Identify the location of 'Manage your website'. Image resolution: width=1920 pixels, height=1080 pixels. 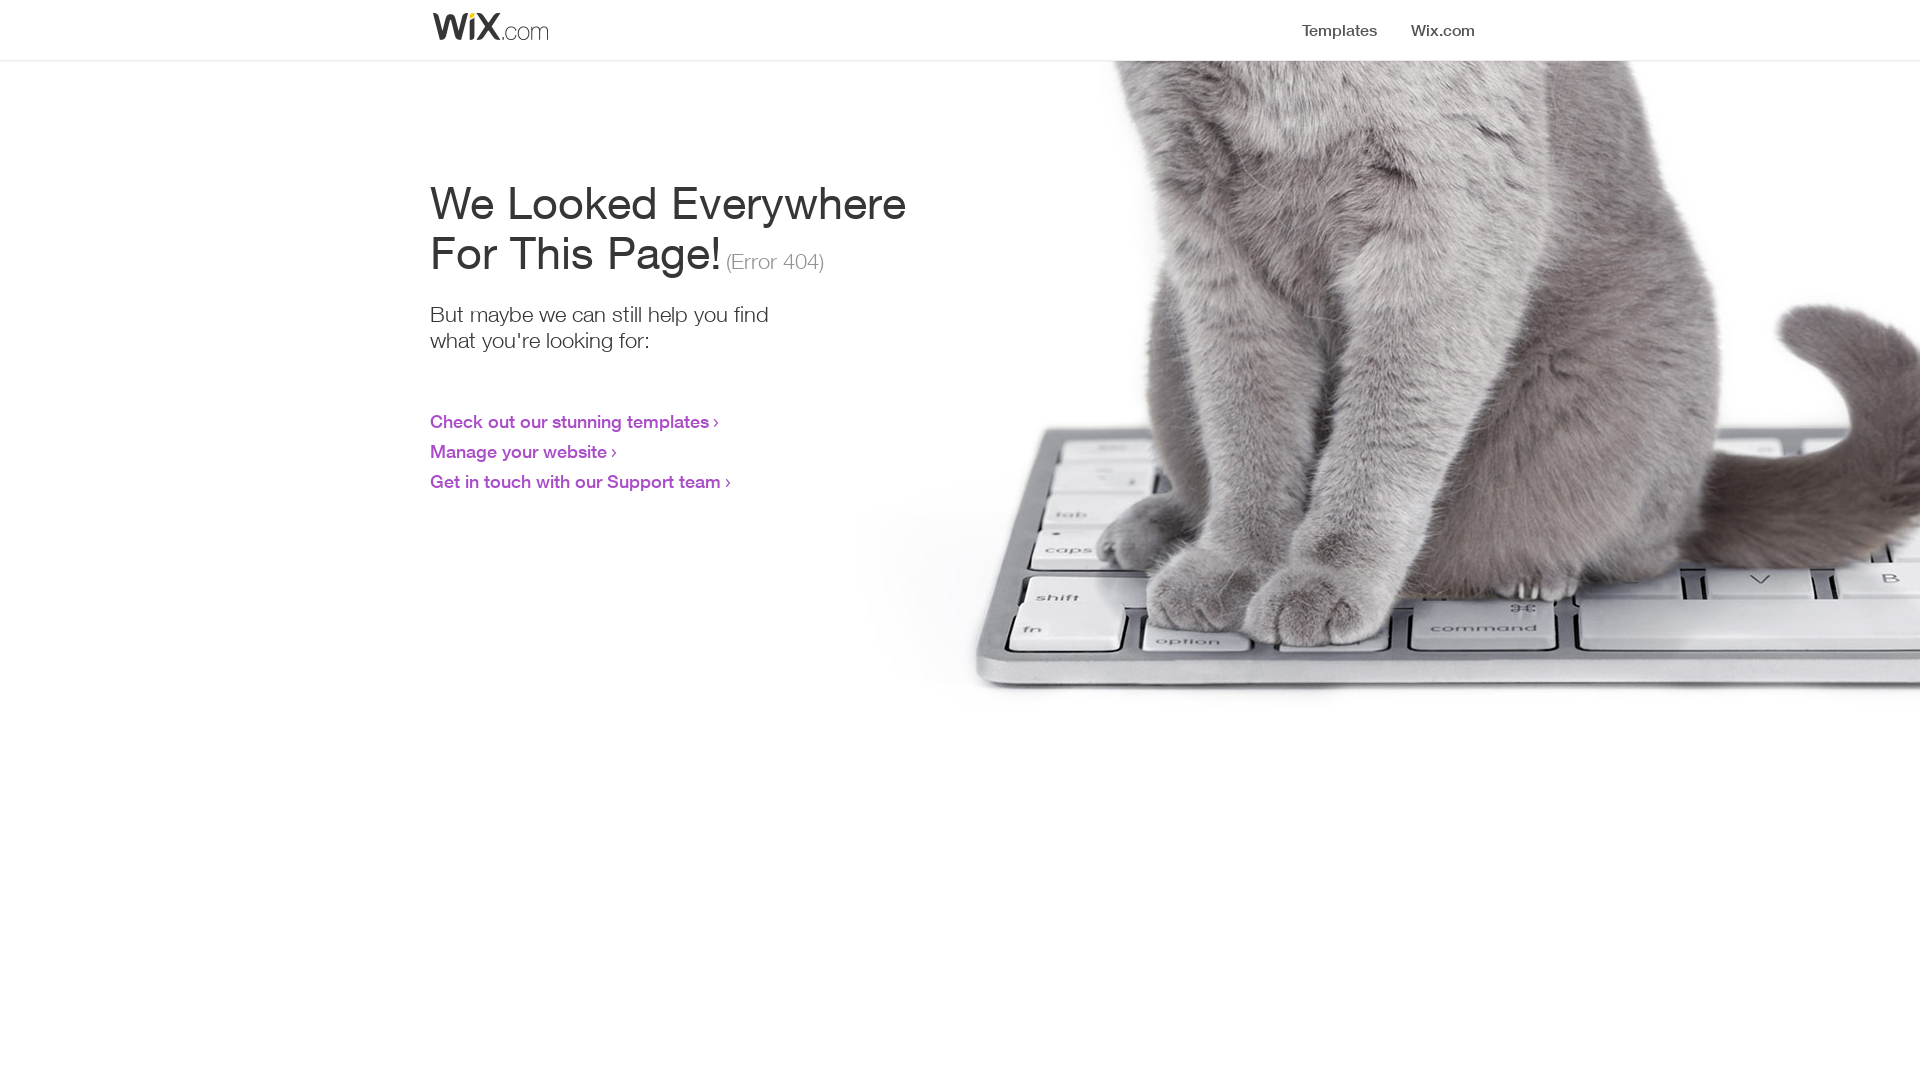
(518, 451).